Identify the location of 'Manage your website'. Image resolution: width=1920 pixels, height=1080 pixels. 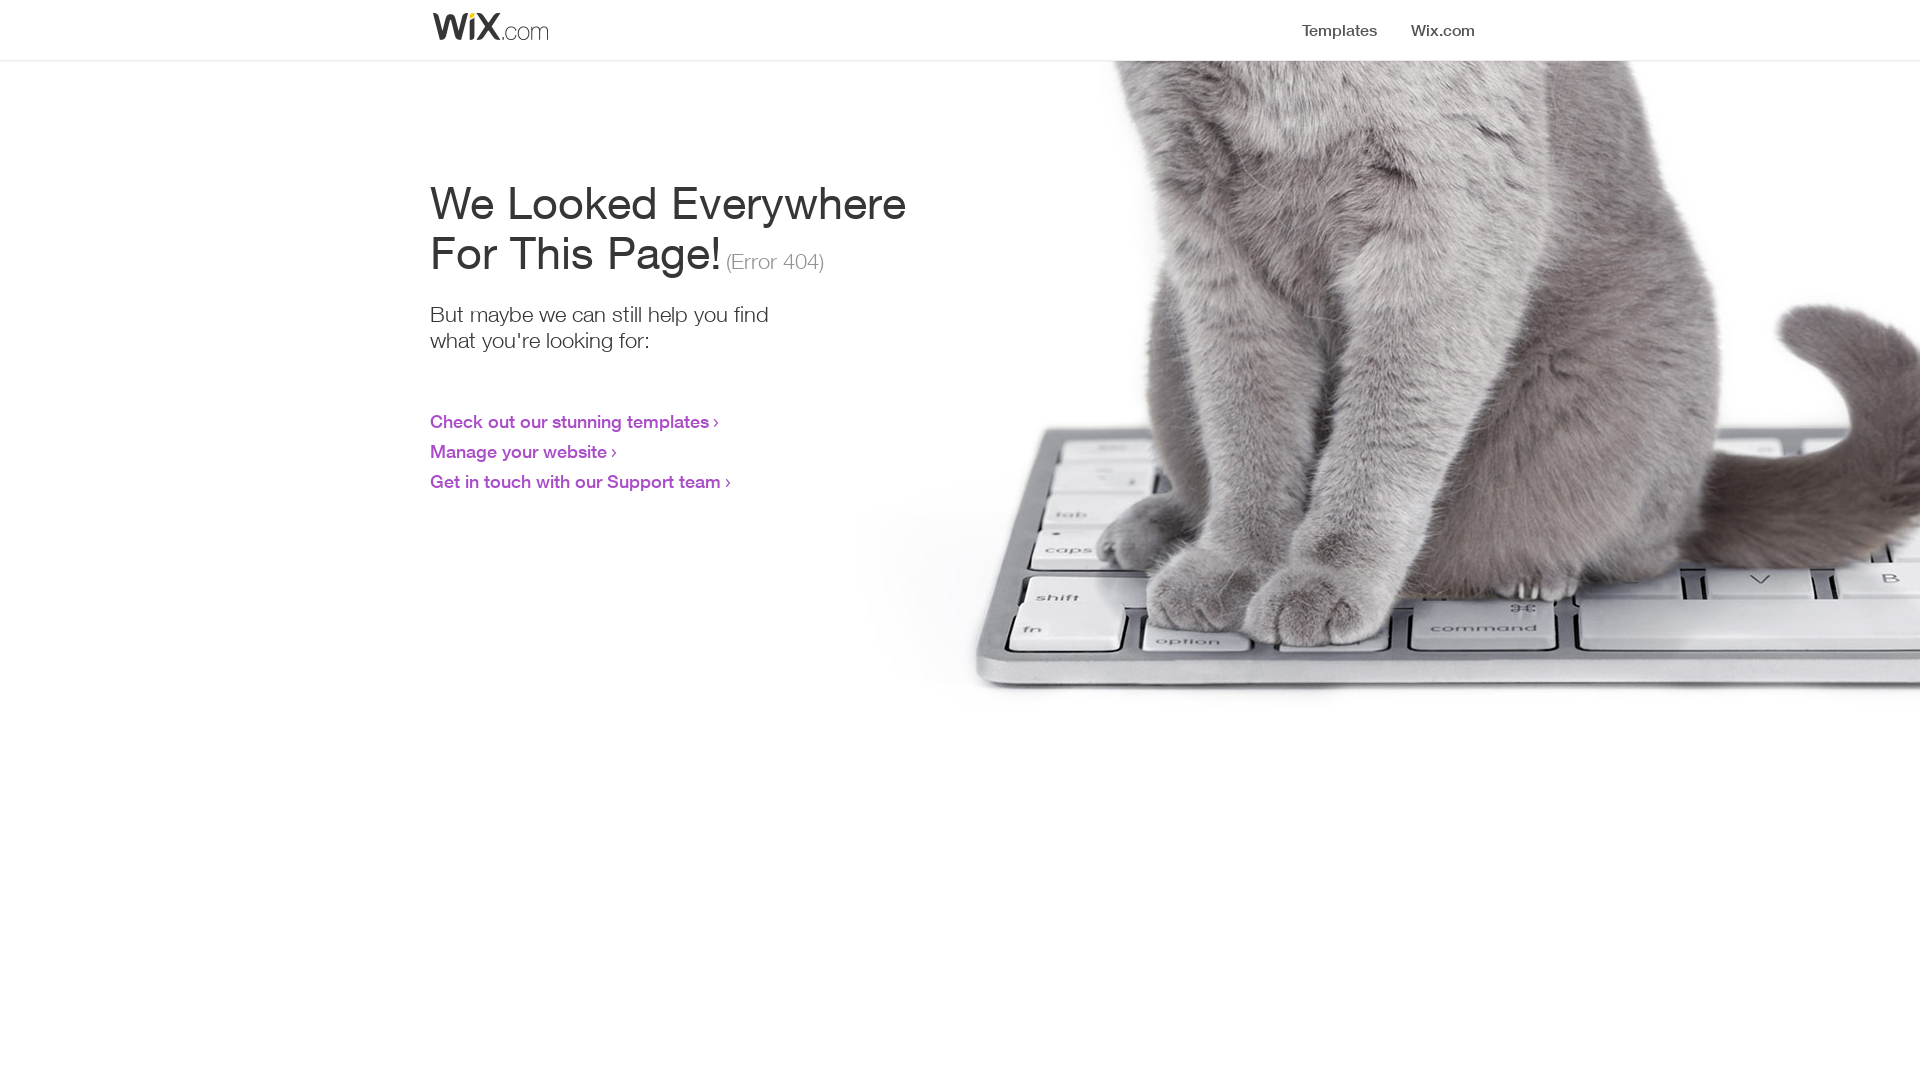
(518, 451).